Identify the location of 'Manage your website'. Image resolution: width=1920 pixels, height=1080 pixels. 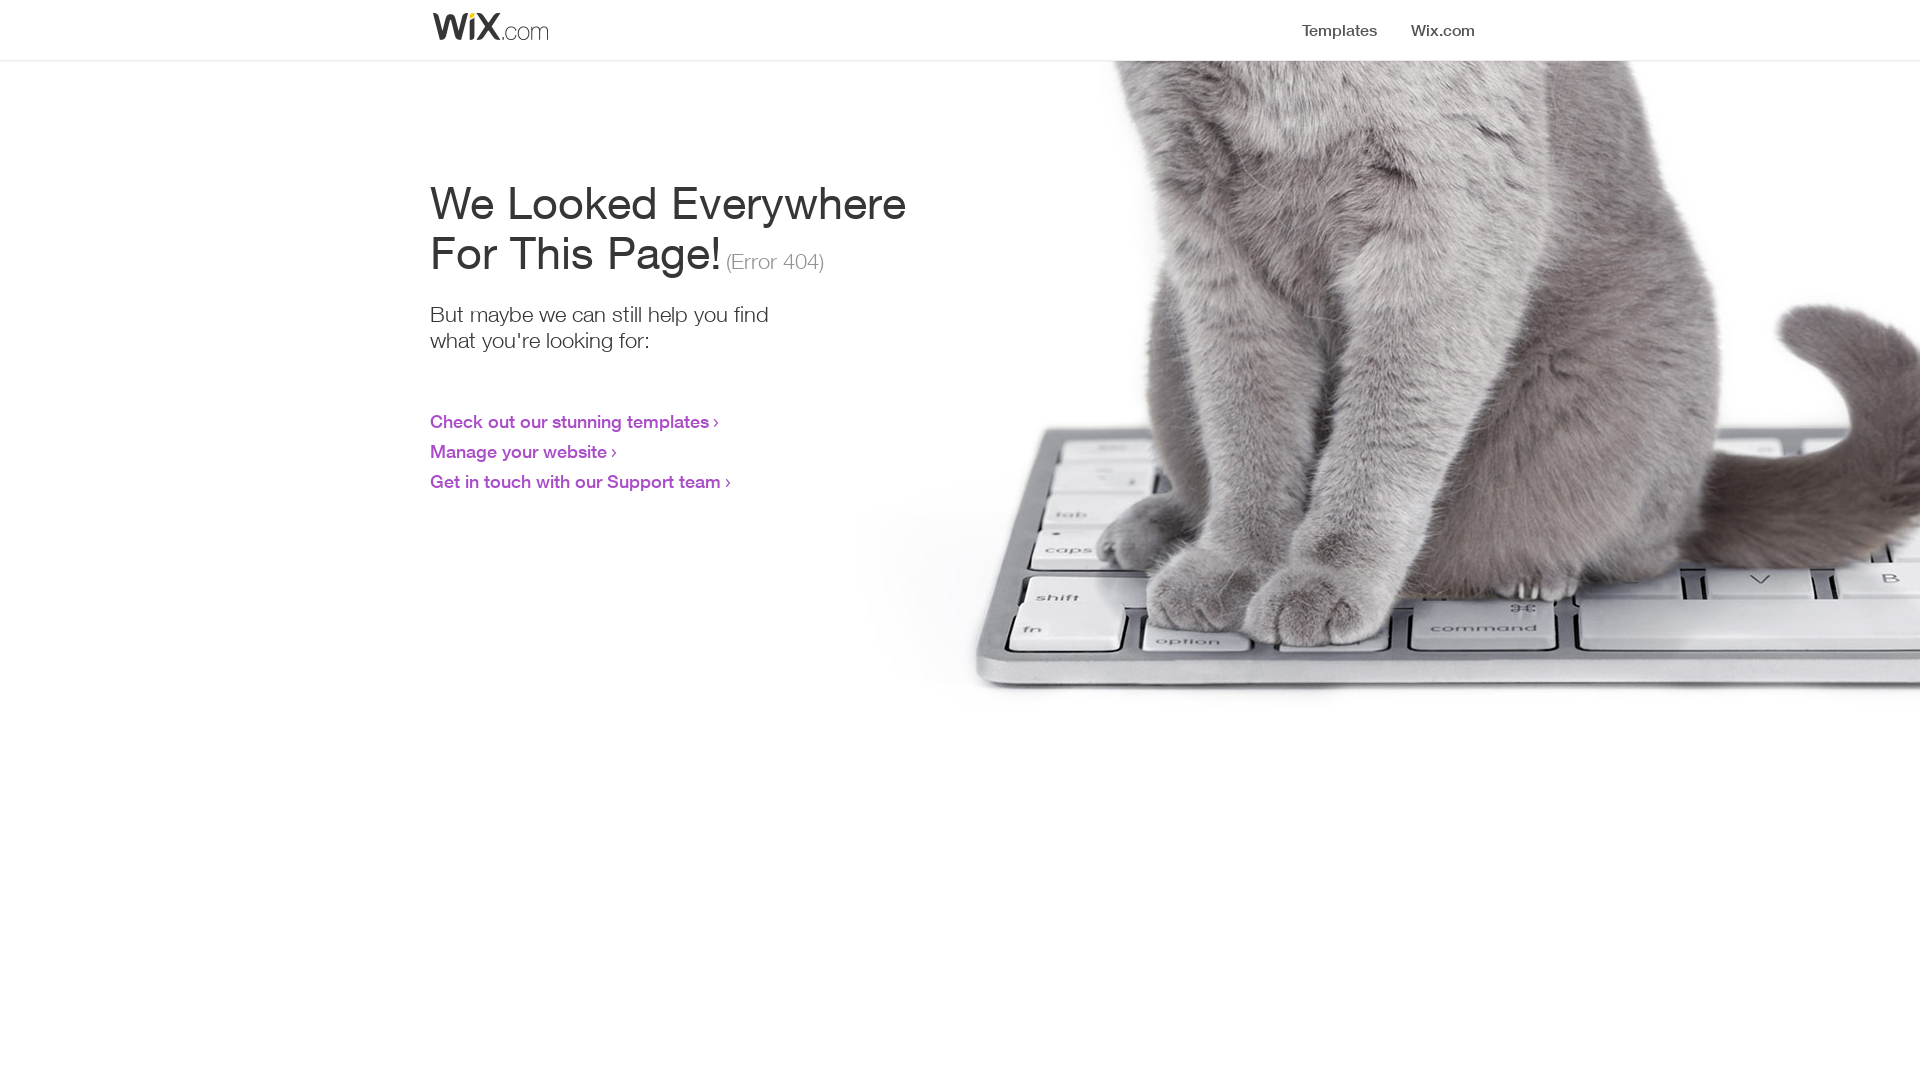
(518, 451).